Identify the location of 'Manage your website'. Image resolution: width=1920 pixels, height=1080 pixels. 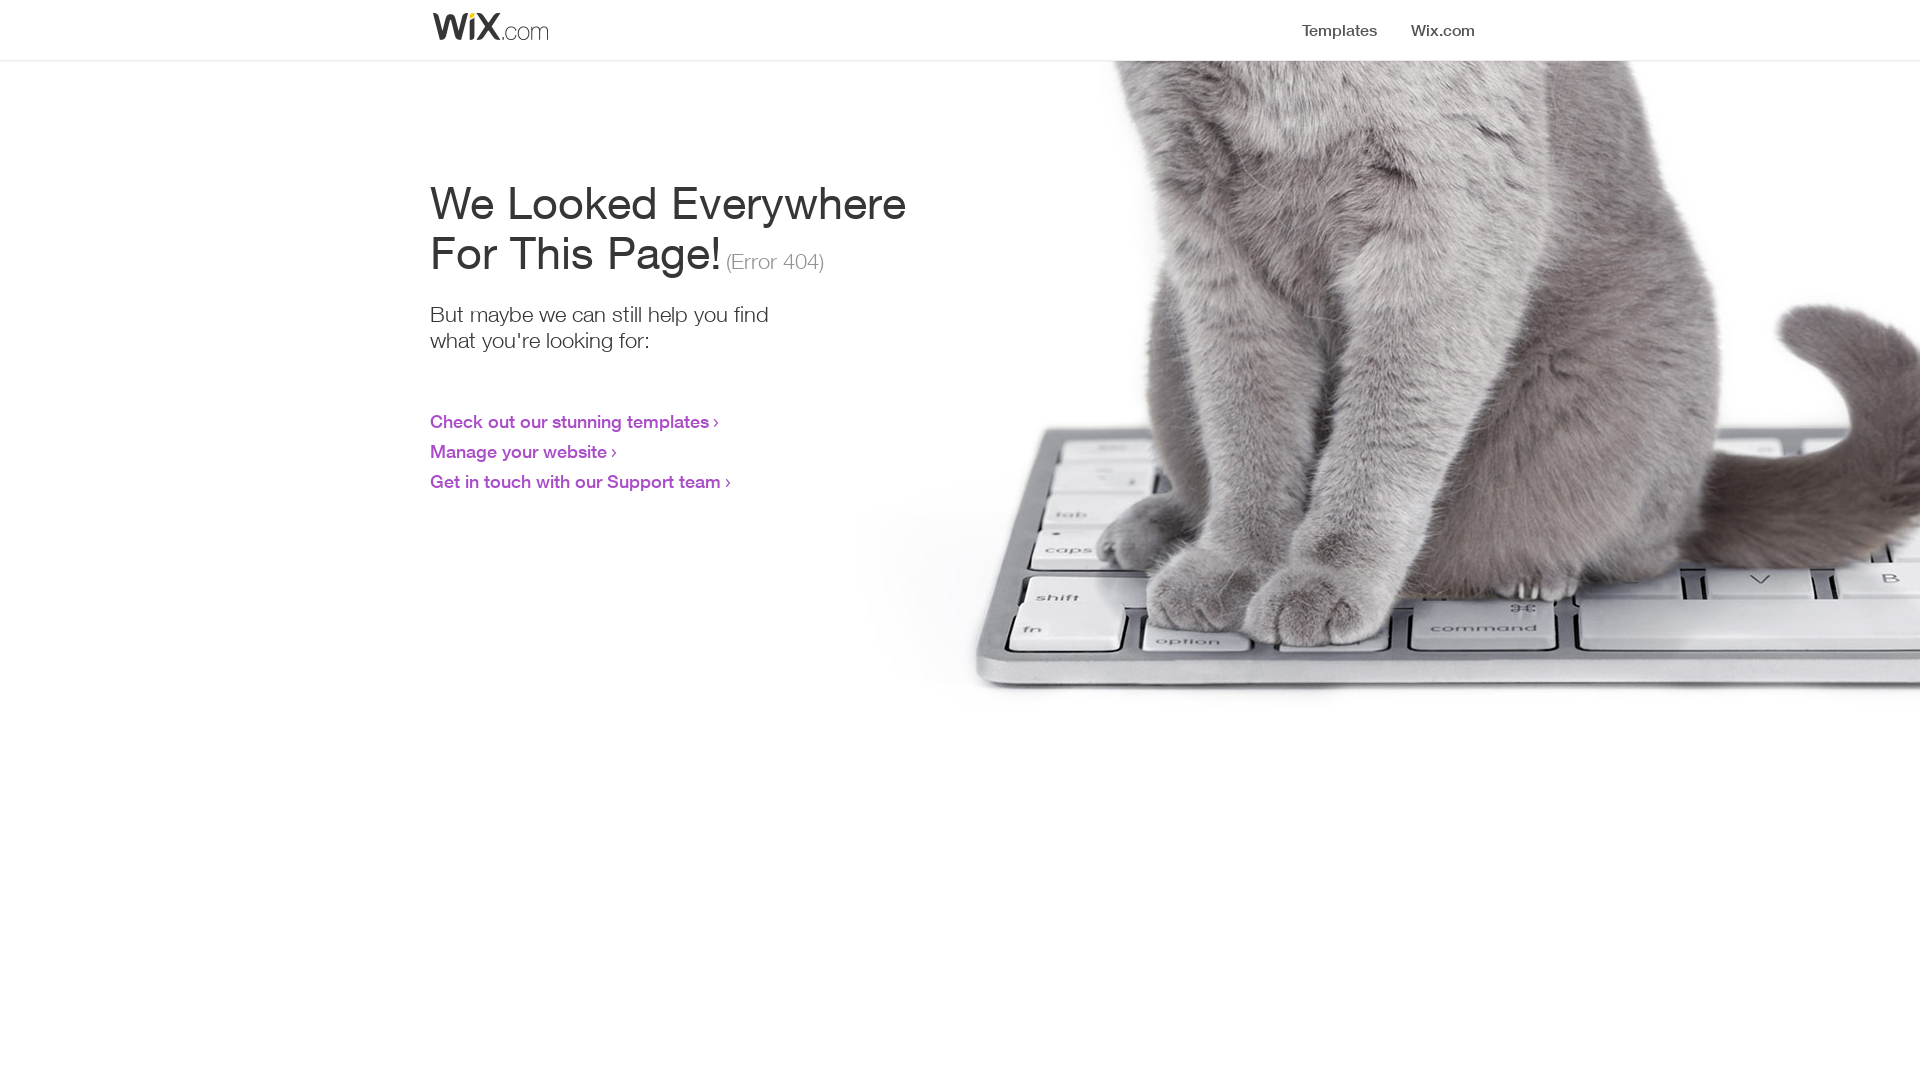
(518, 451).